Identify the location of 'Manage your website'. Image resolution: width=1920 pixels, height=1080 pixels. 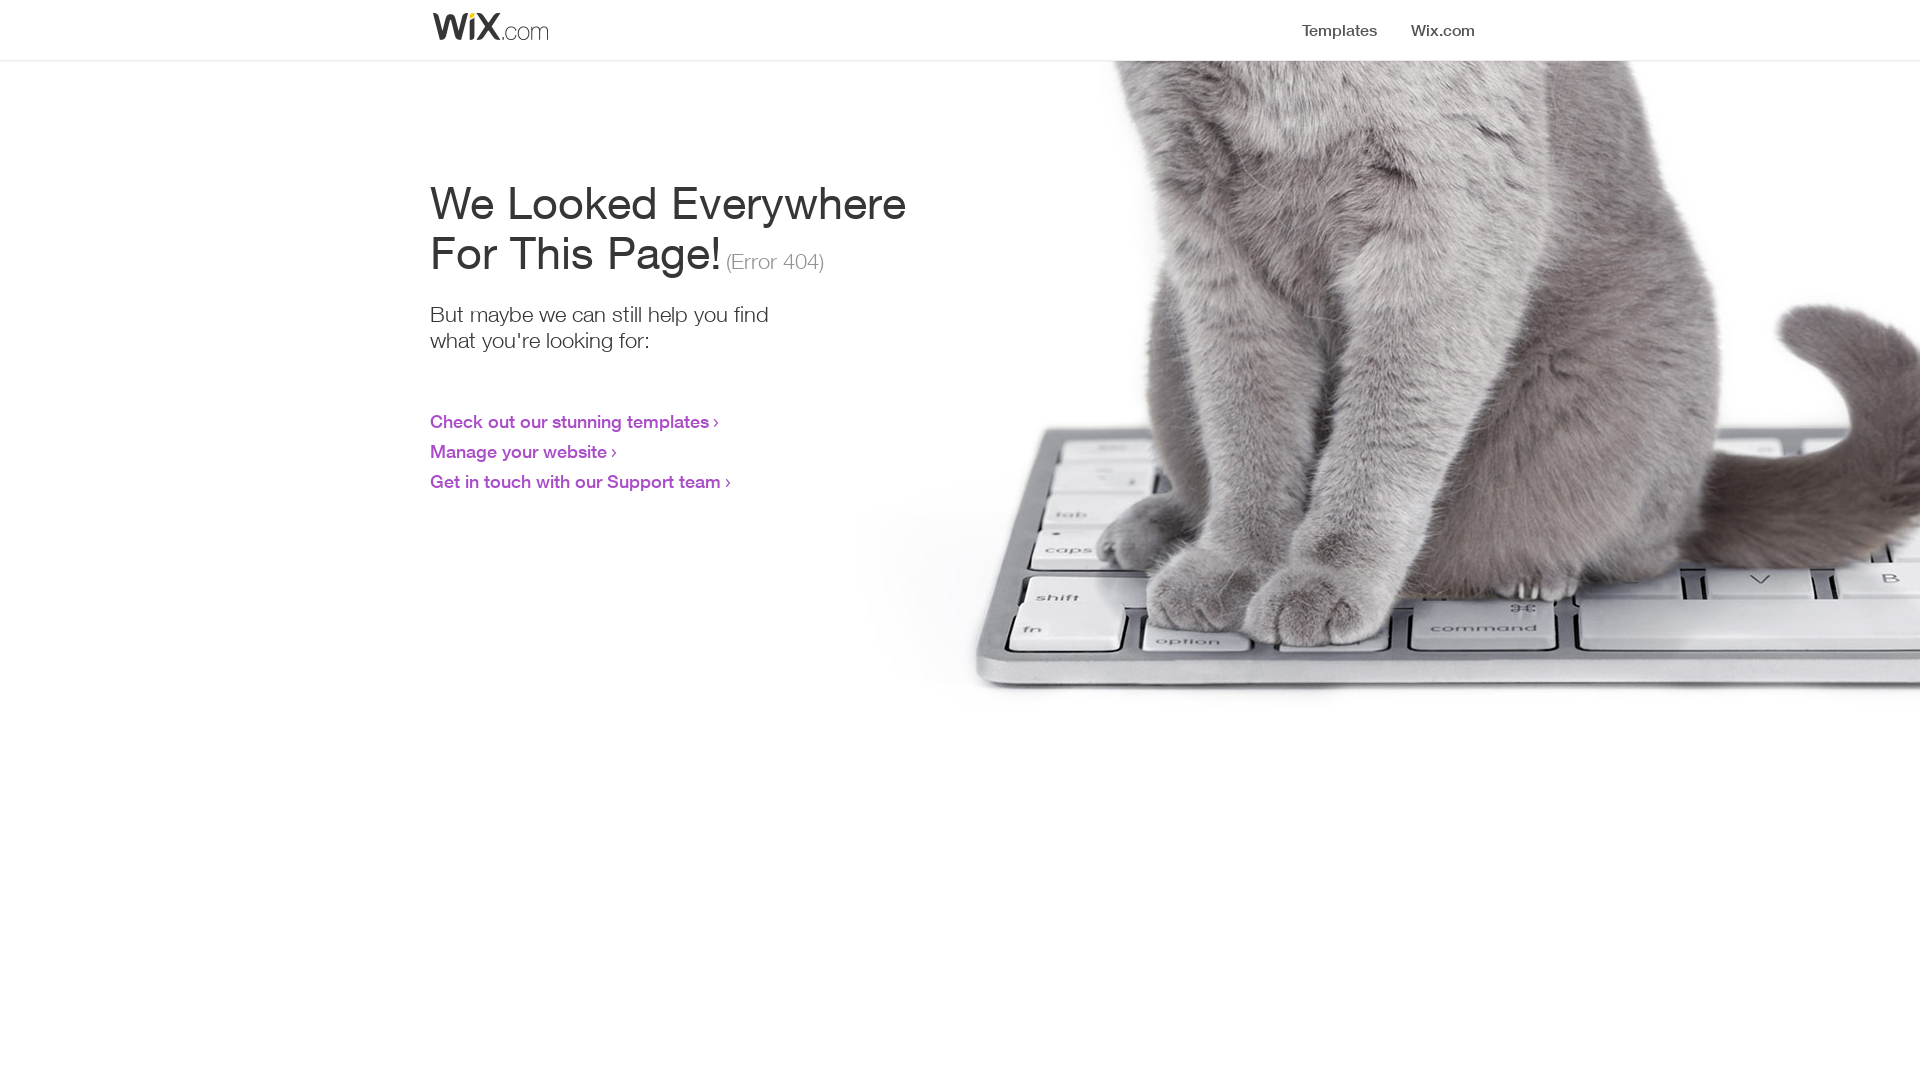
(518, 451).